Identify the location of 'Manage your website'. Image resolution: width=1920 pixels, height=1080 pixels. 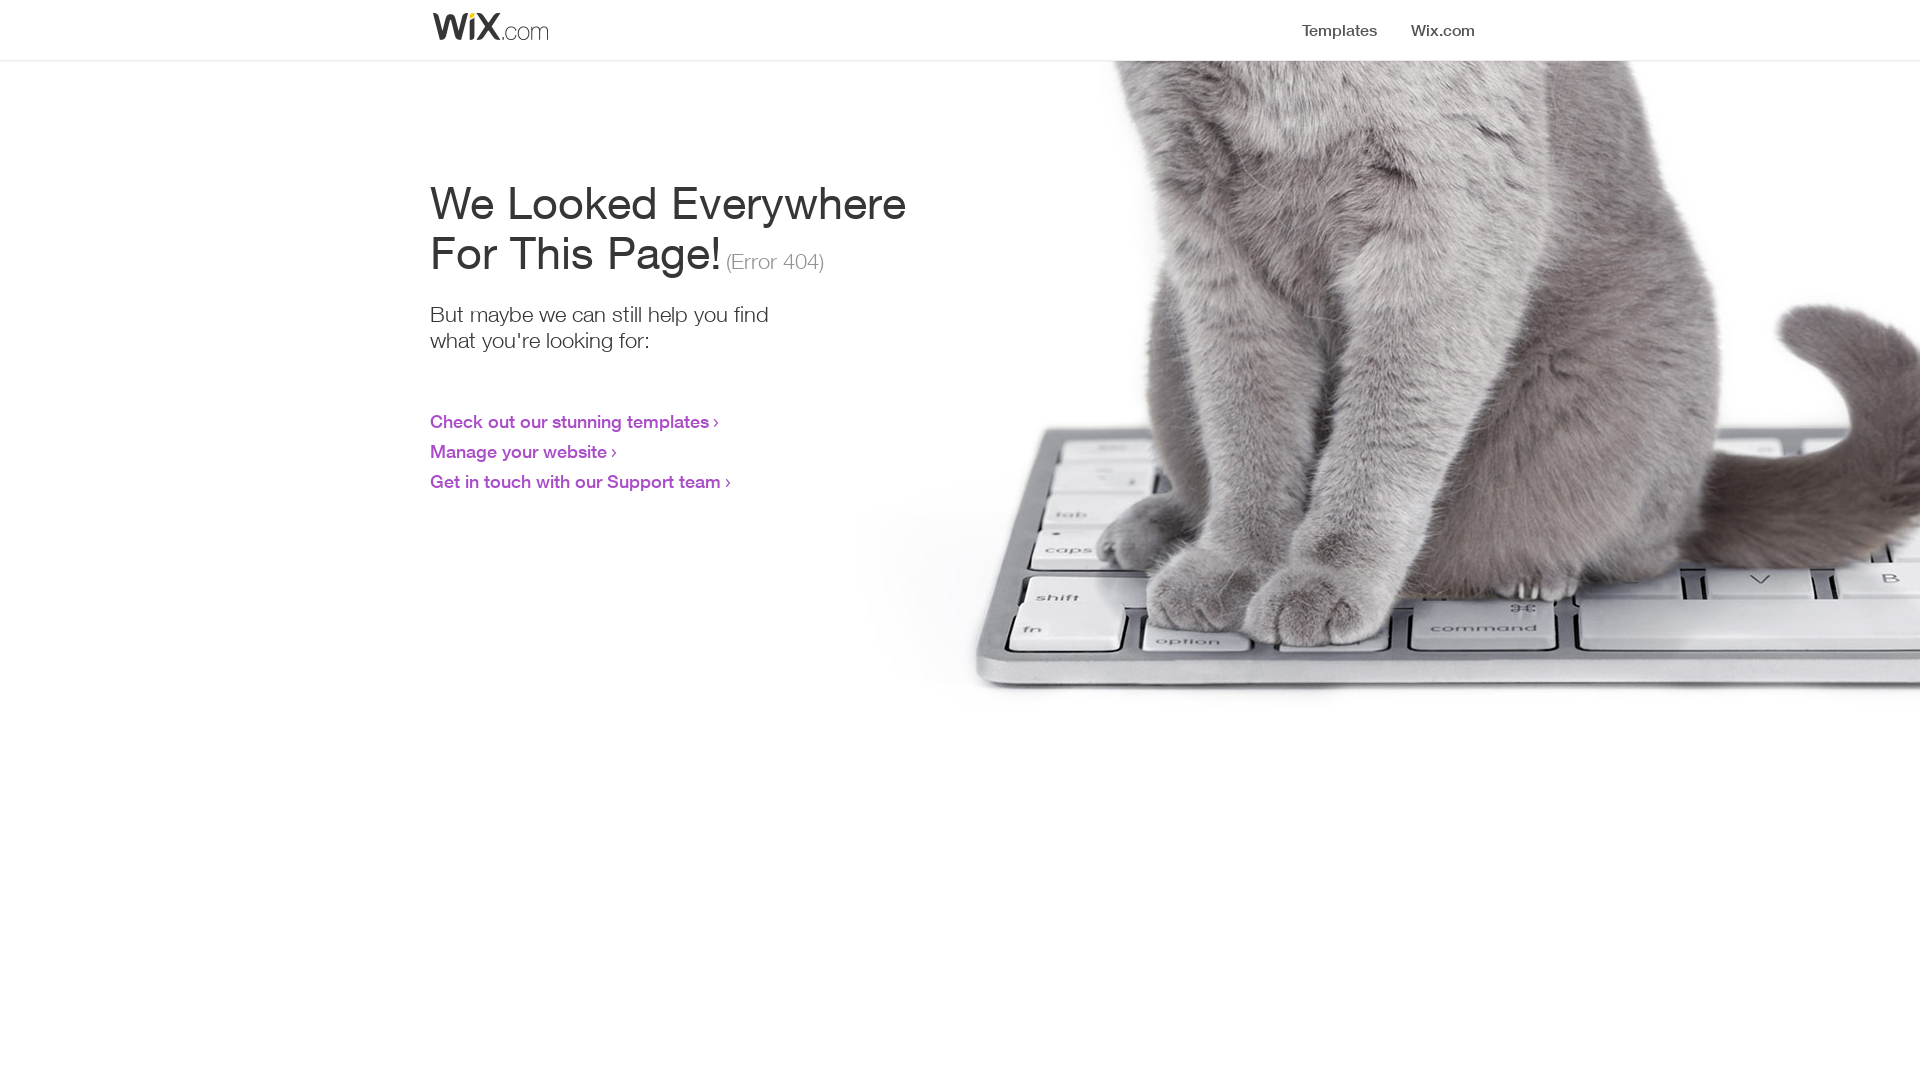
(518, 451).